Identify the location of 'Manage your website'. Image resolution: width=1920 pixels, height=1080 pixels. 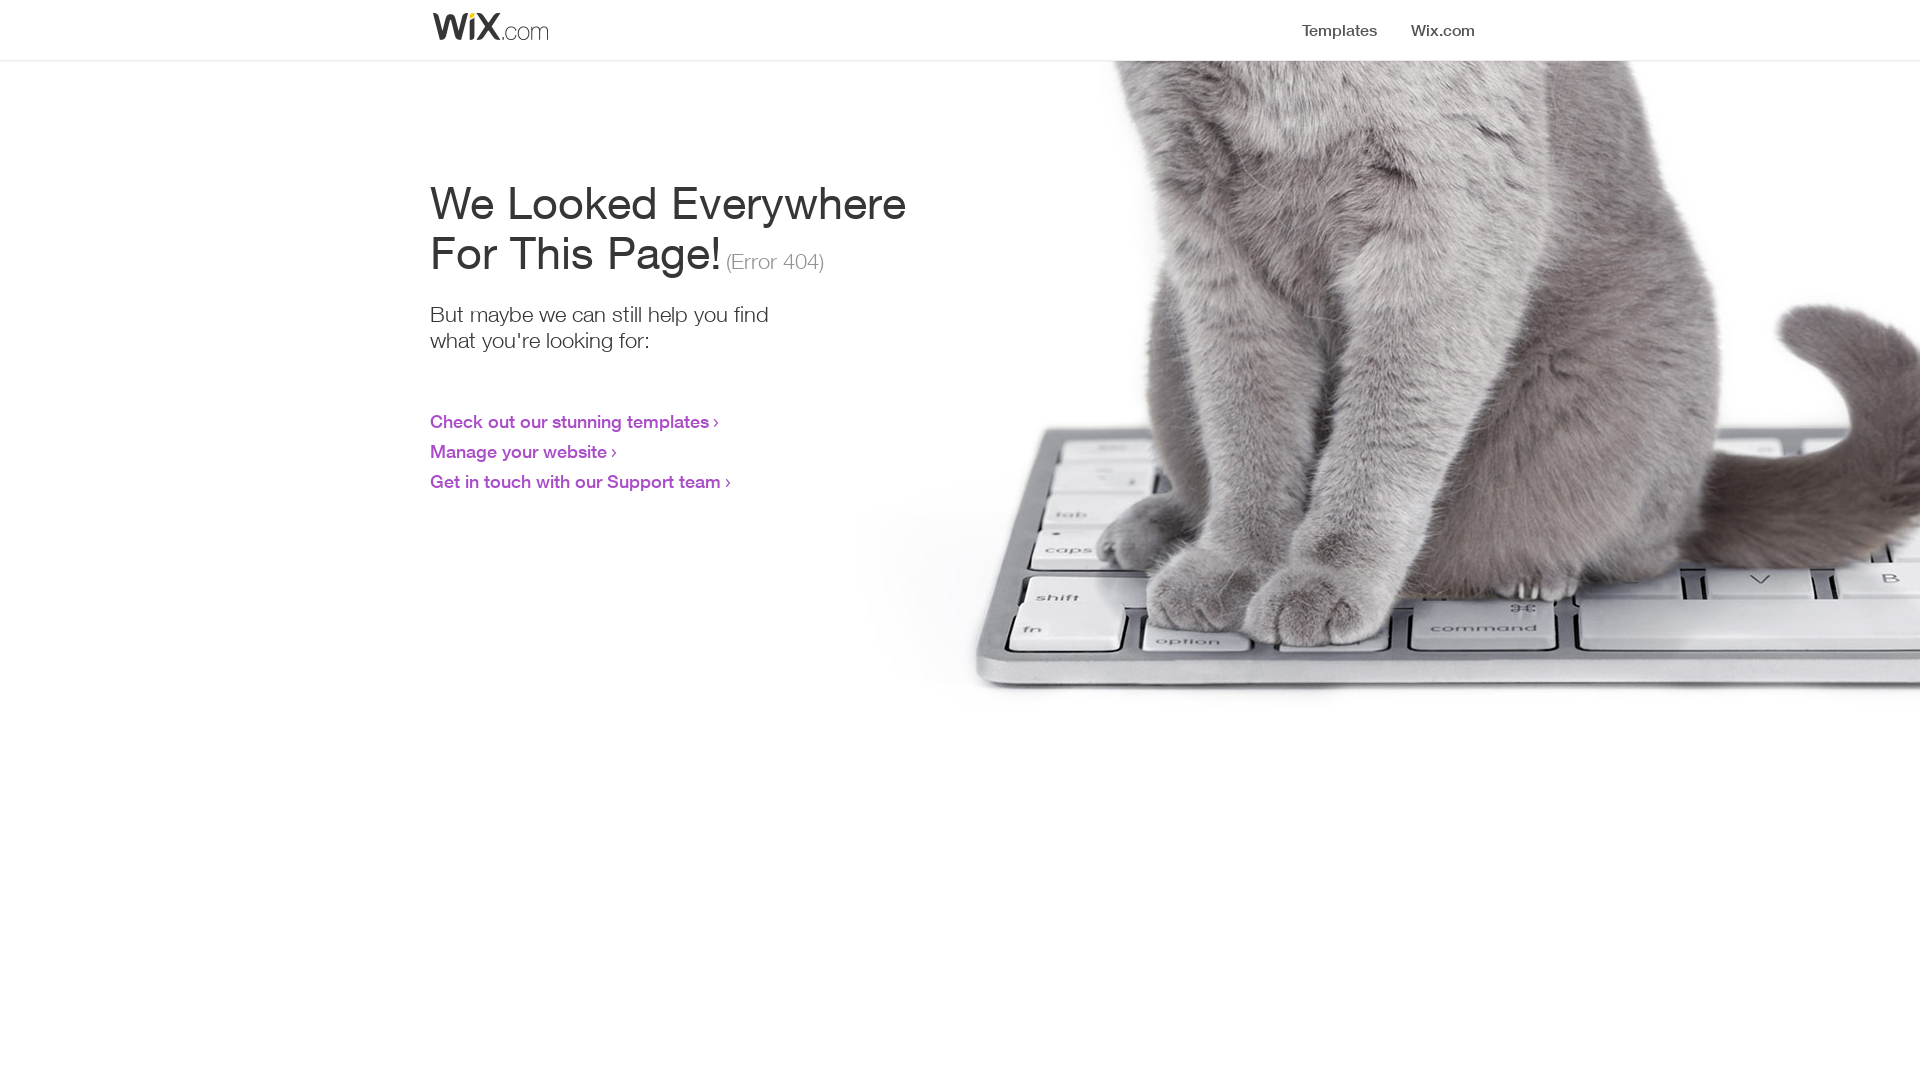
(518, 451).